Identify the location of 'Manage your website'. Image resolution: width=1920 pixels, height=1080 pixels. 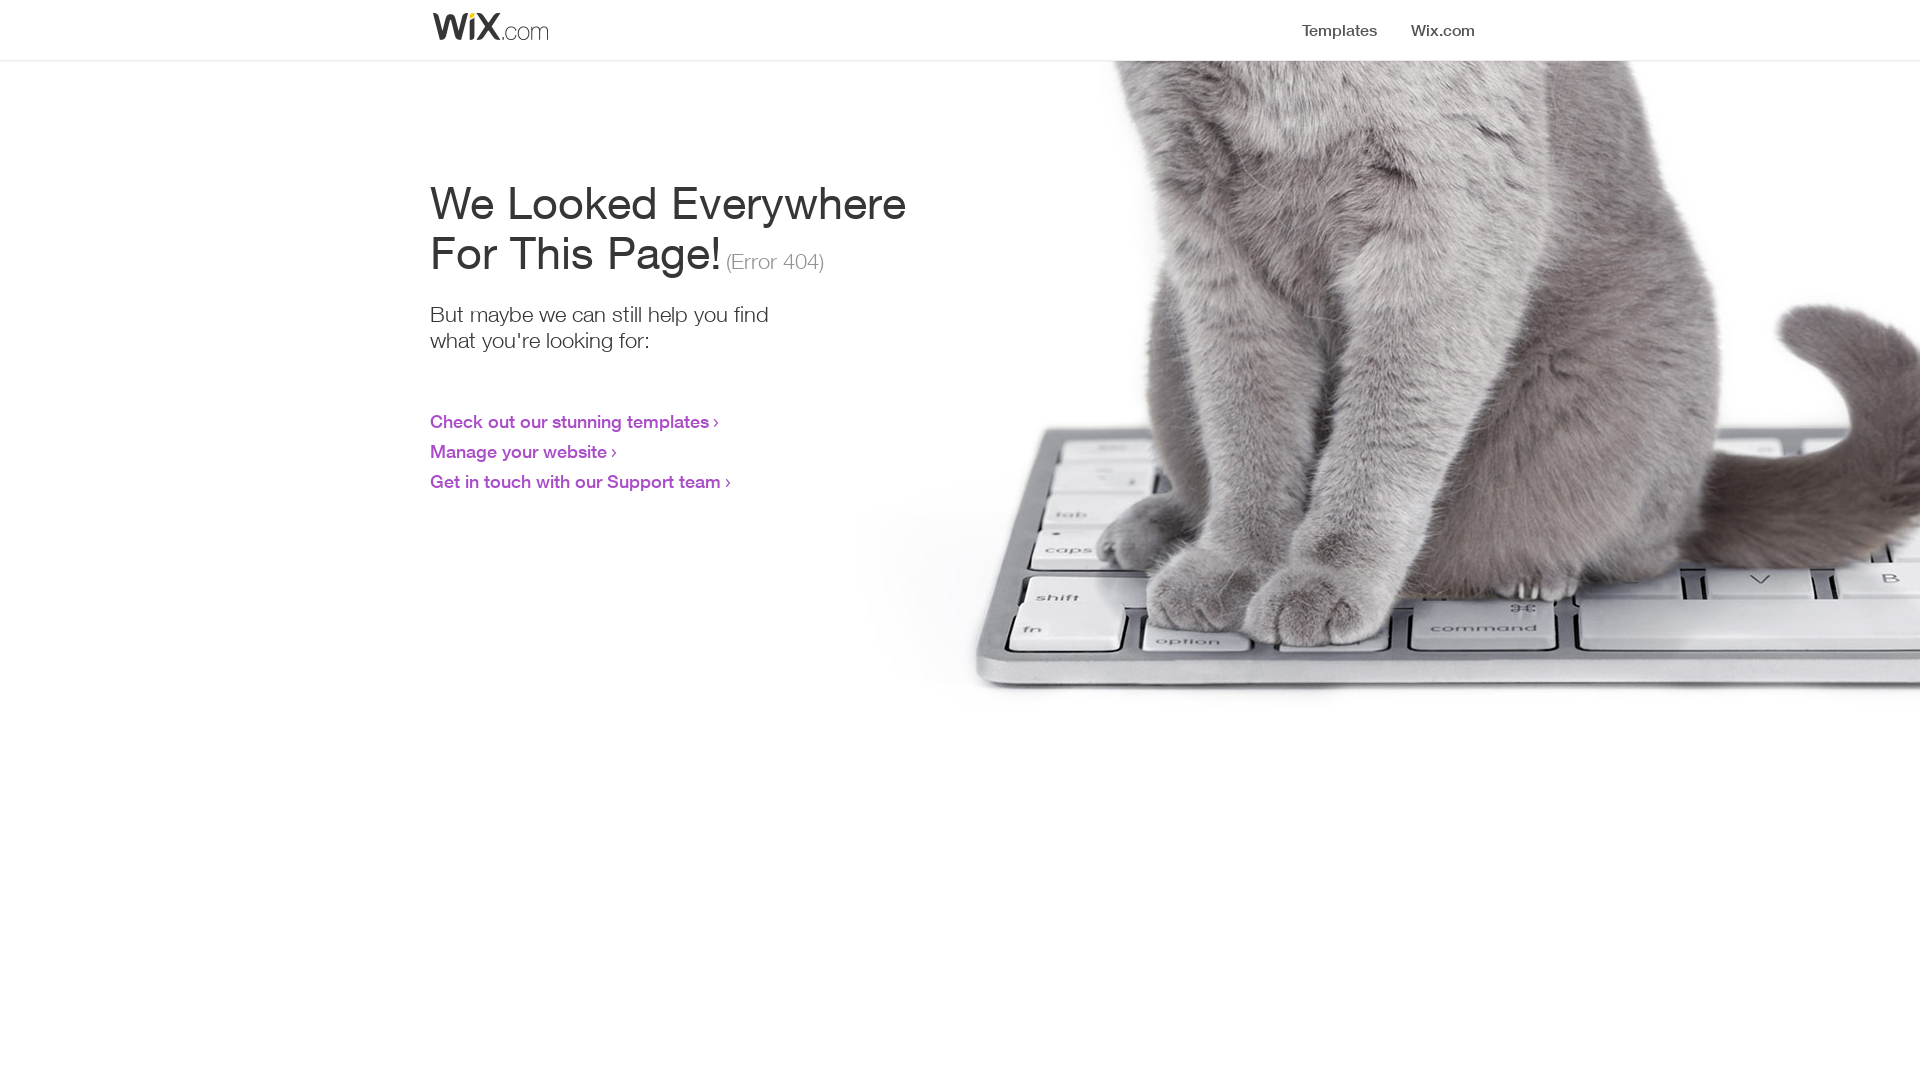
(518, 451).